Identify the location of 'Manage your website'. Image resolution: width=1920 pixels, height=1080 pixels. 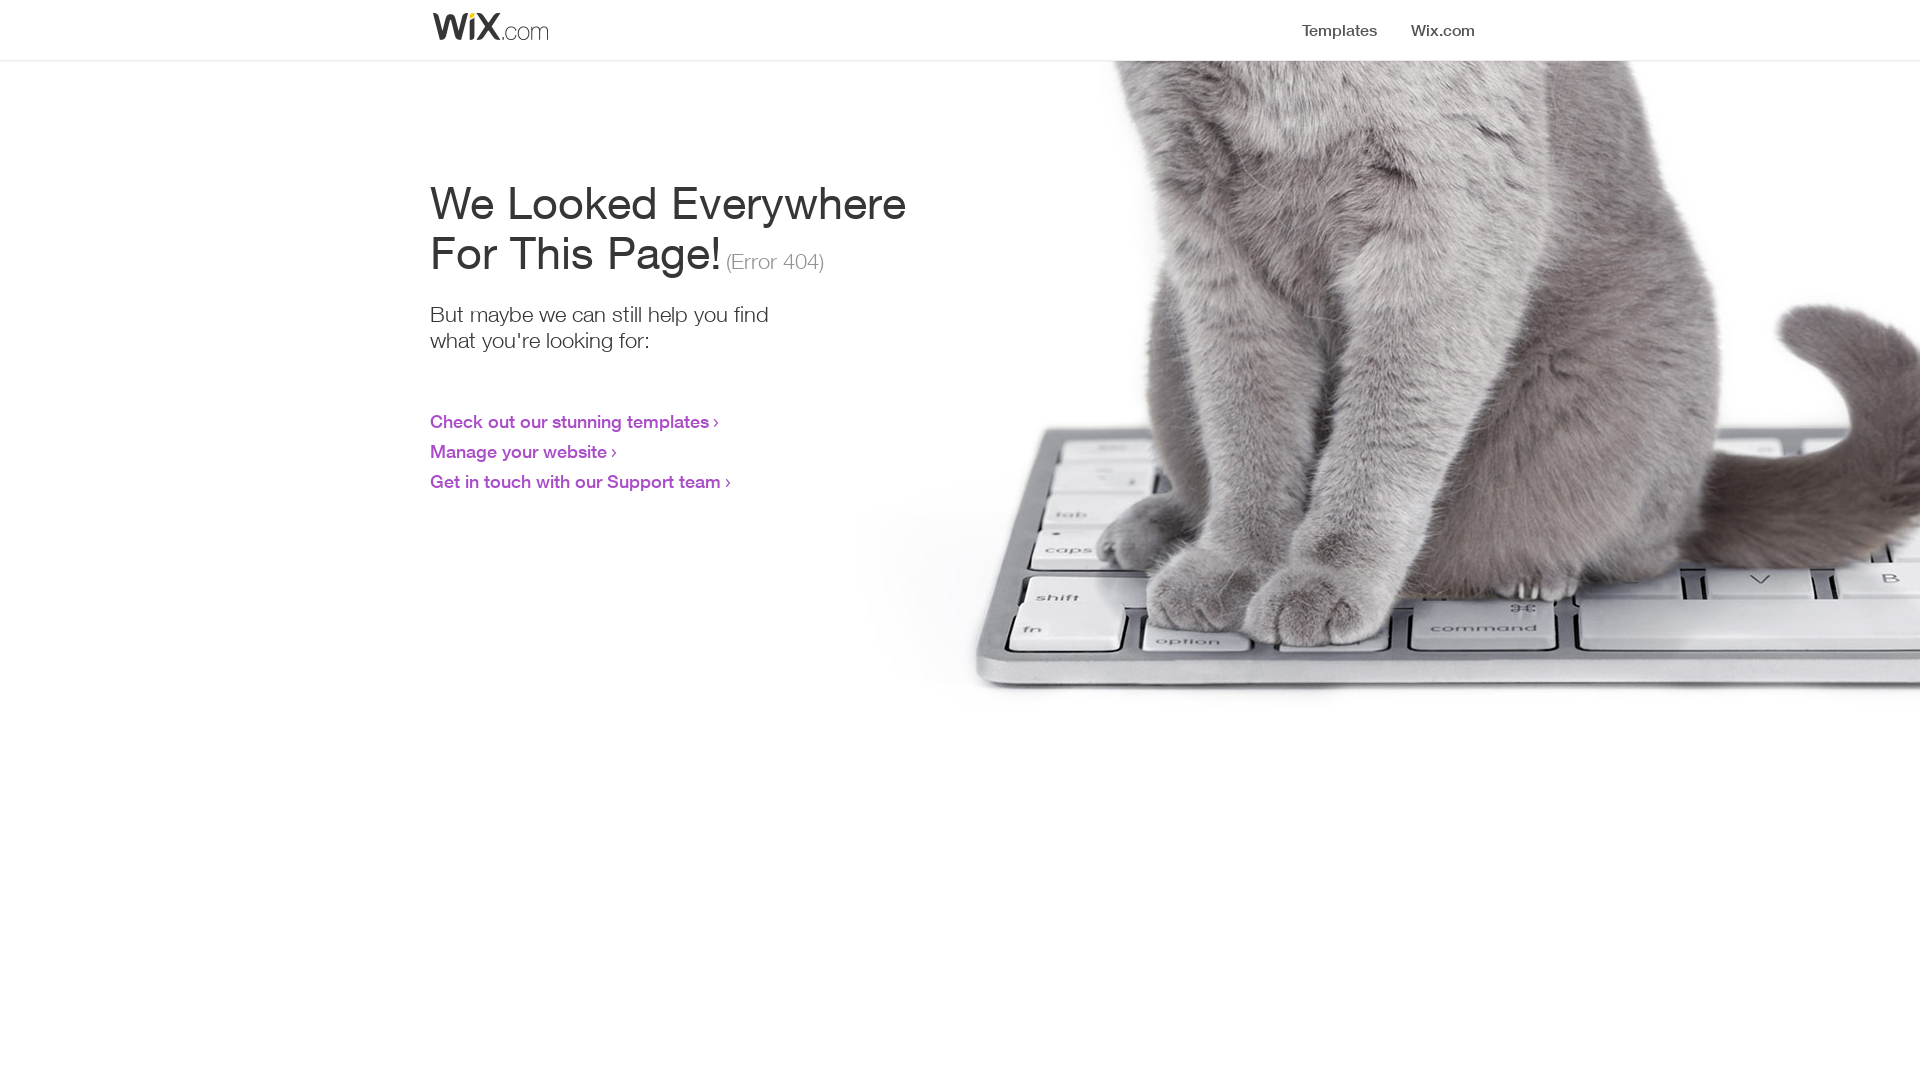
(518, 451).